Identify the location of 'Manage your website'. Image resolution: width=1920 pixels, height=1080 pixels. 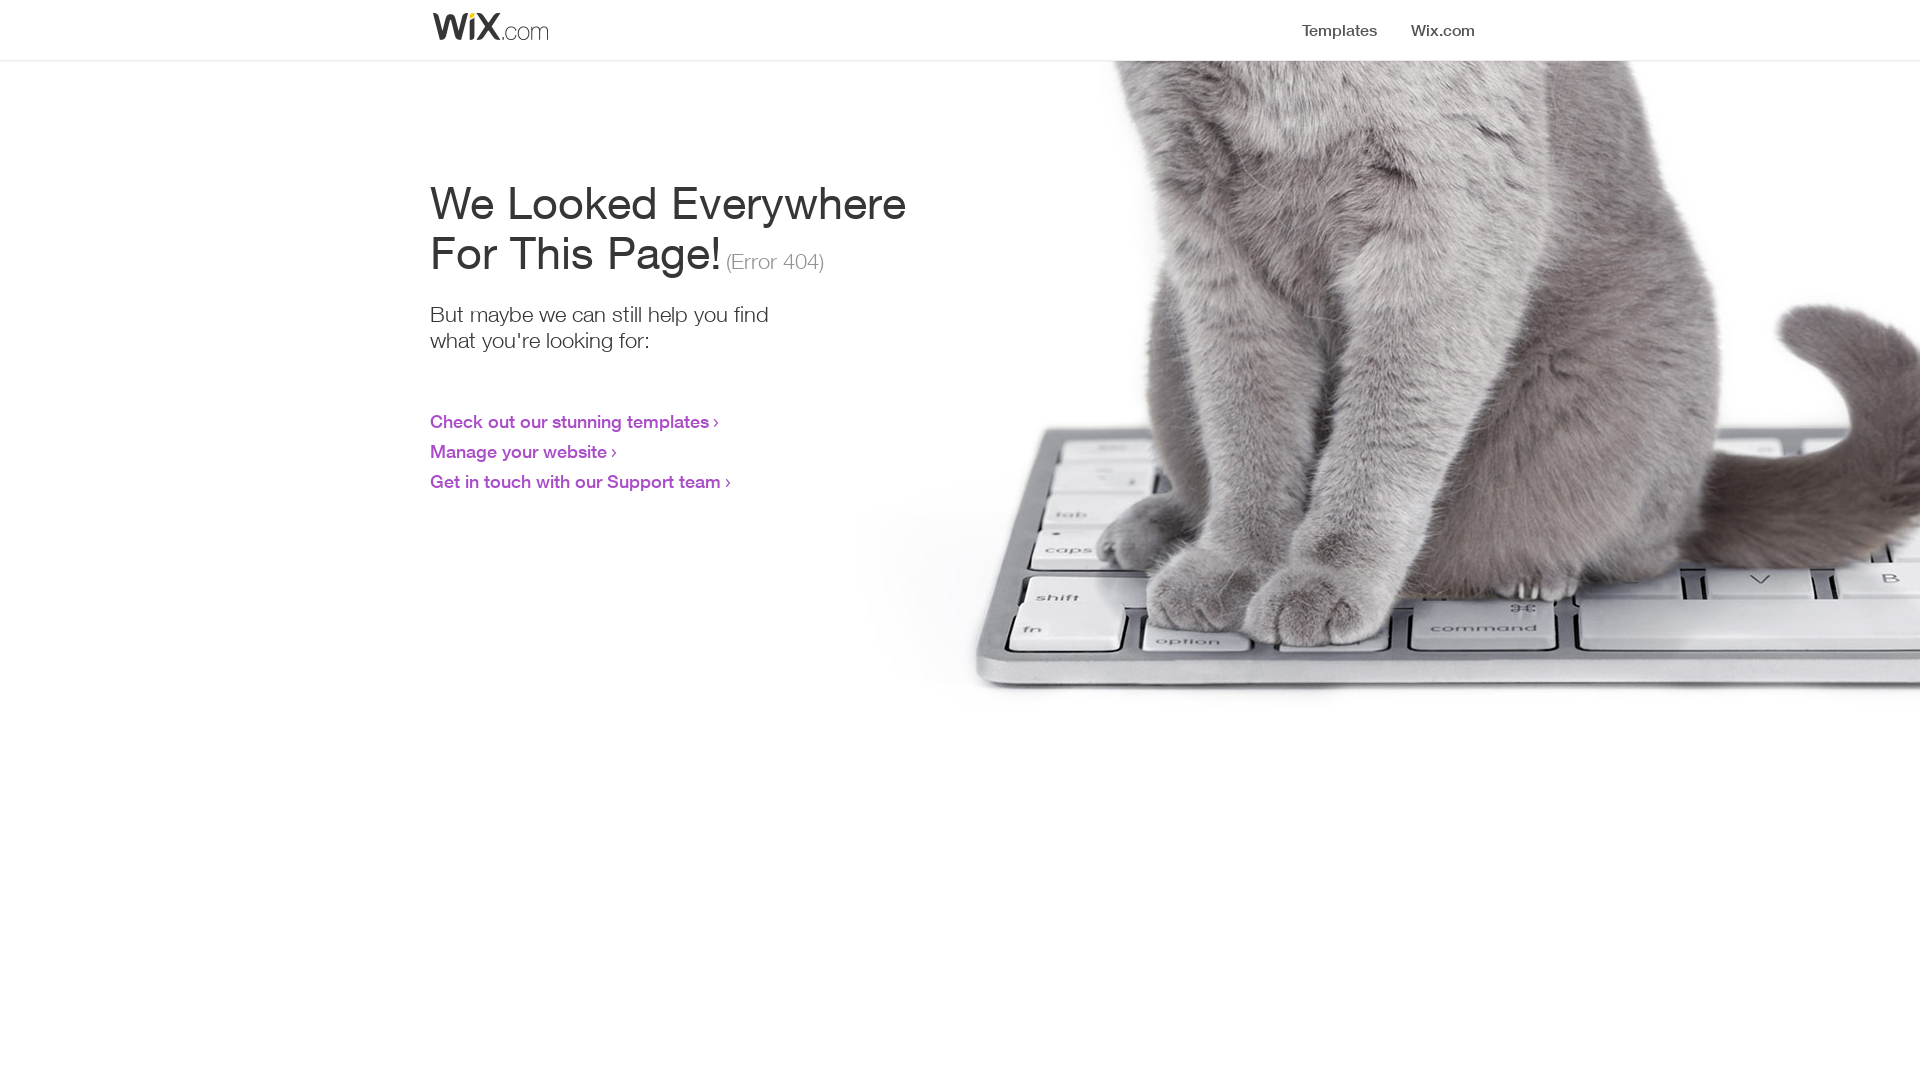
(518, 451).